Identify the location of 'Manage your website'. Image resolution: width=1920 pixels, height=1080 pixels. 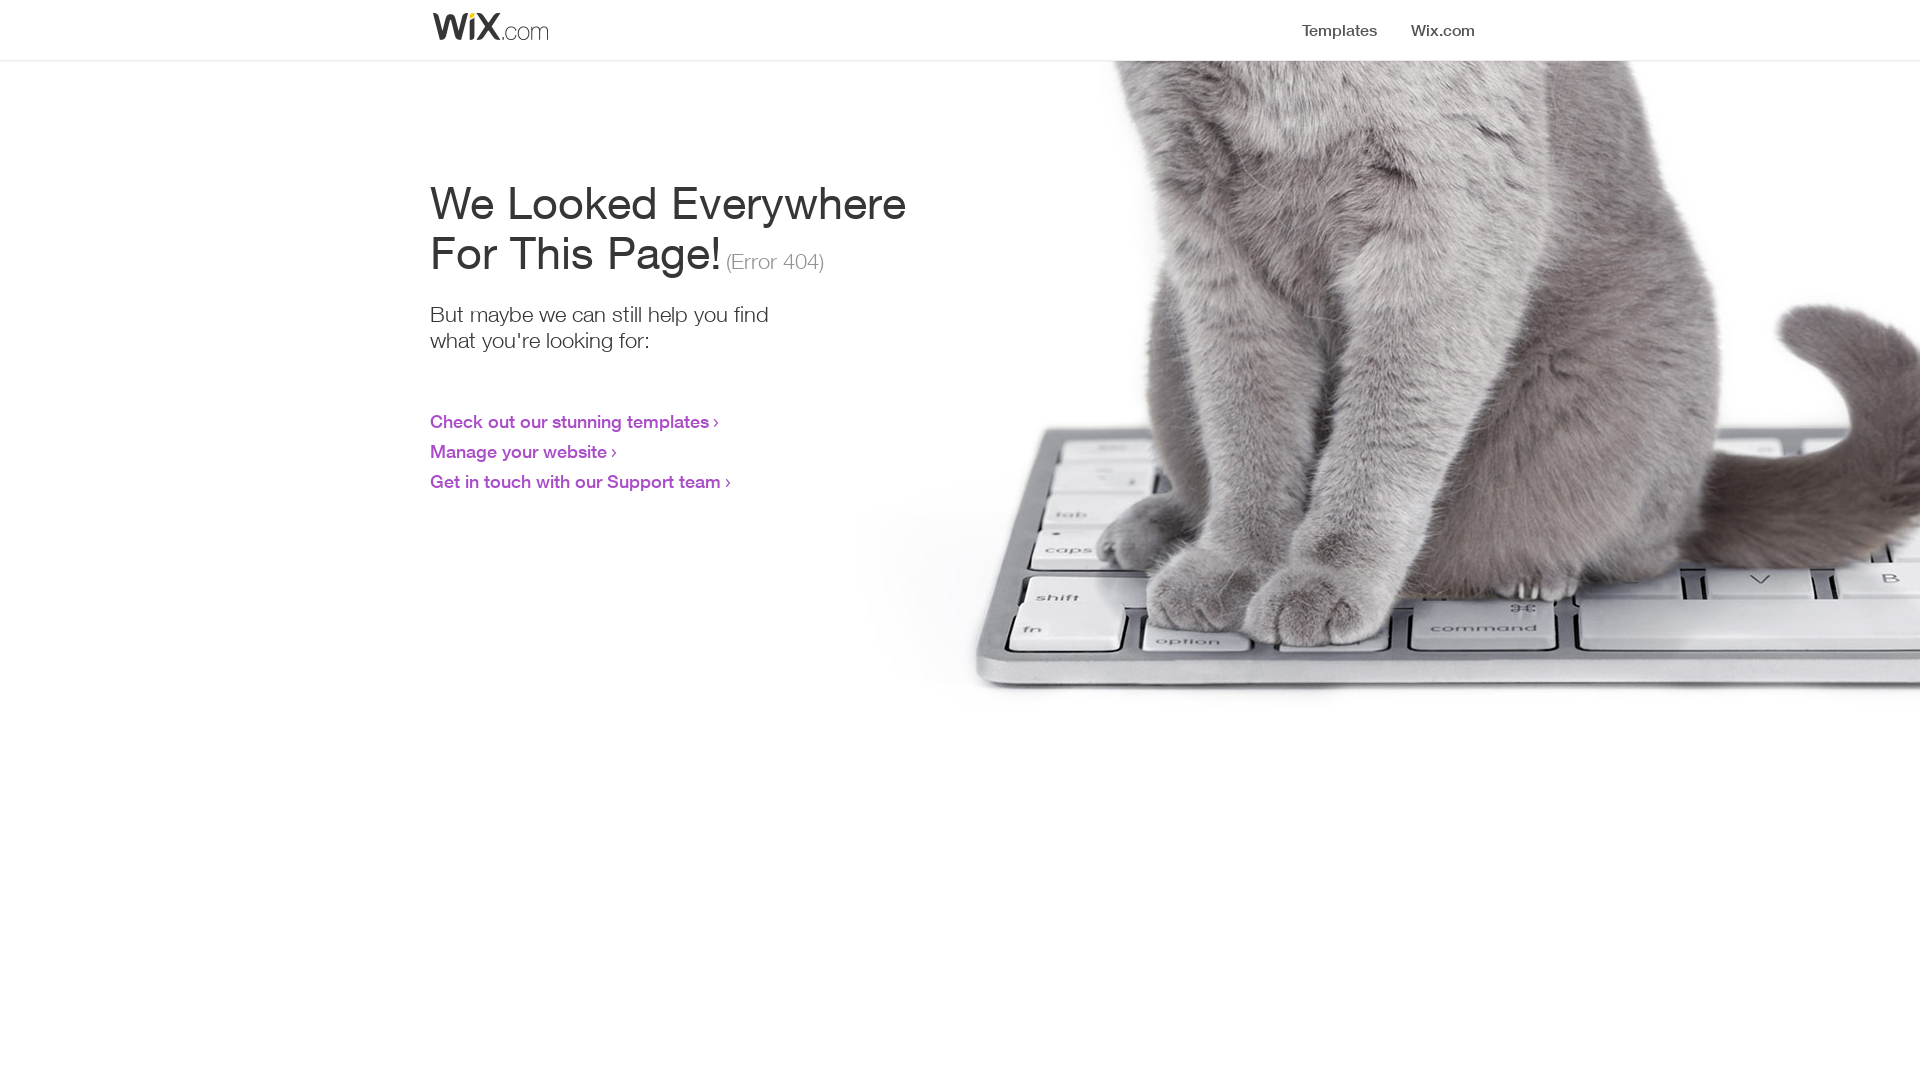
(518, 451).